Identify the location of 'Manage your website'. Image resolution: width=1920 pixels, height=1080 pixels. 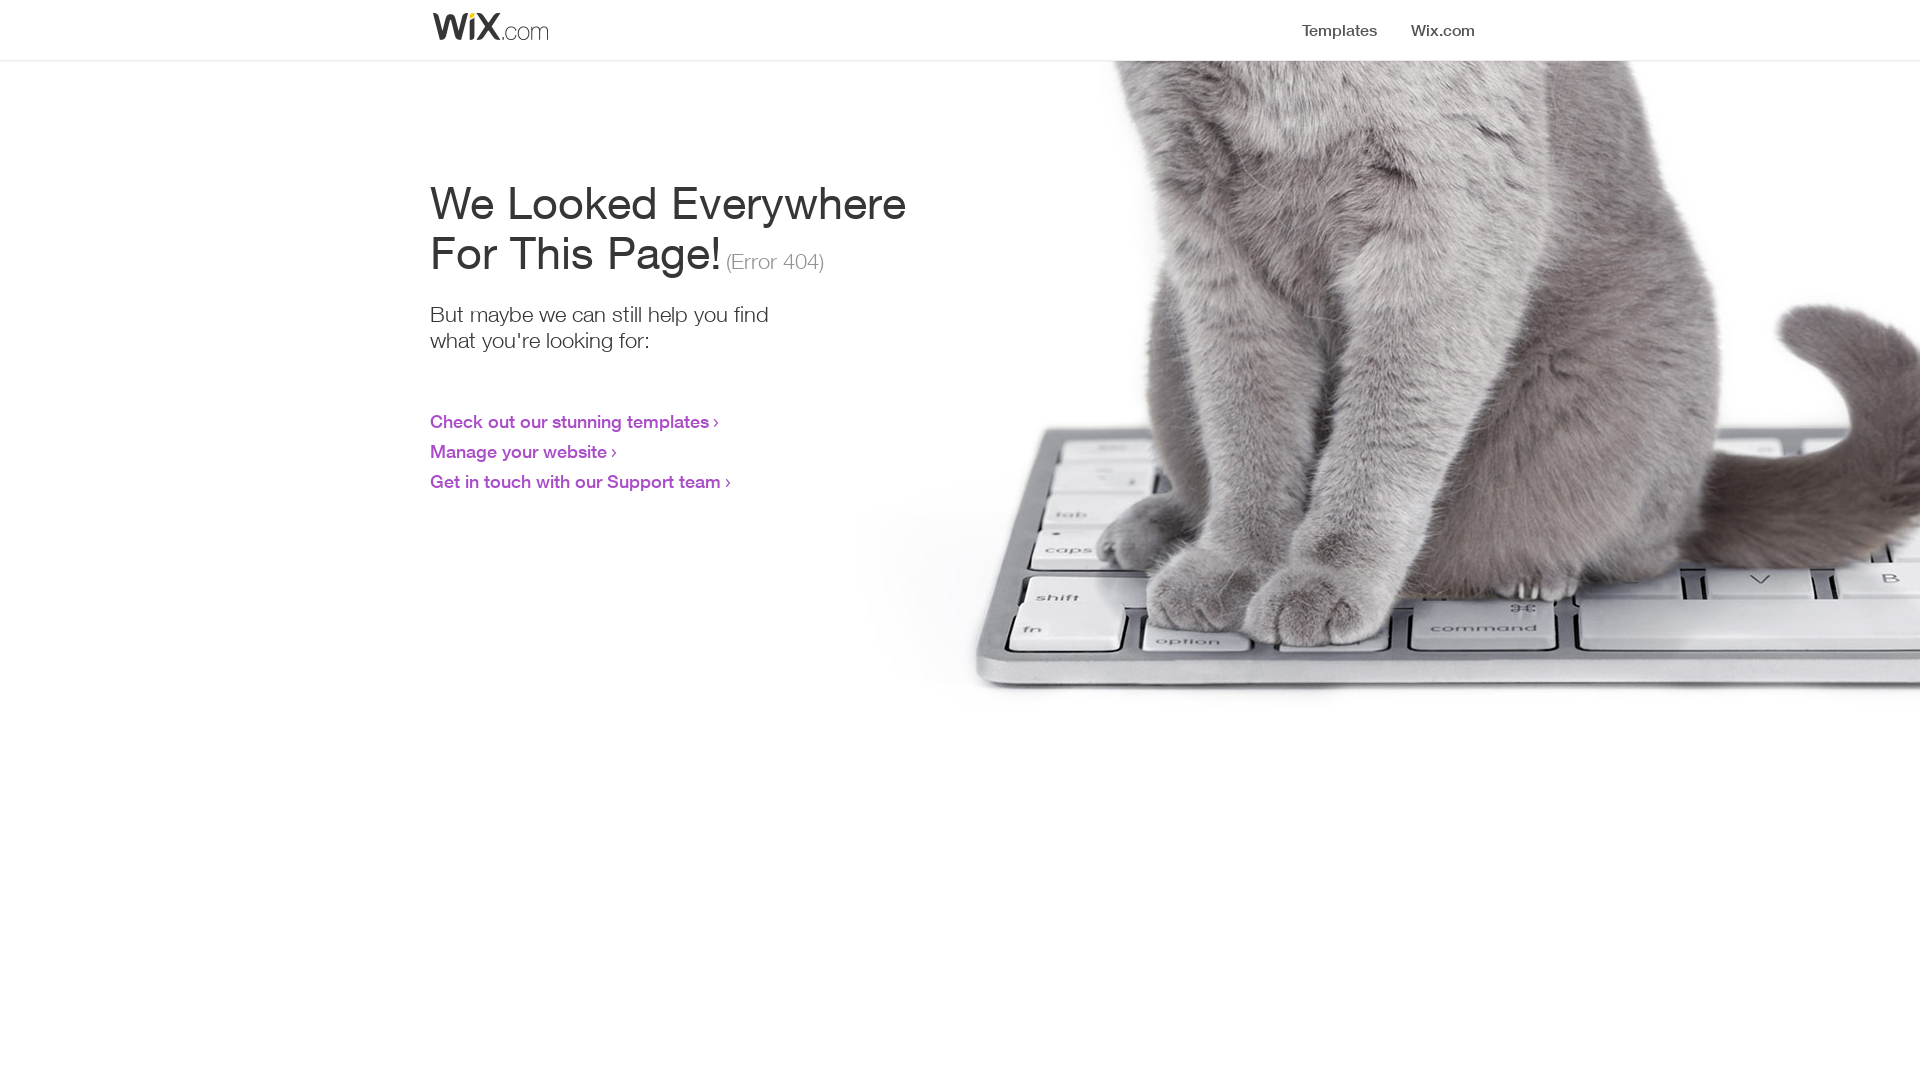
(518, 451).